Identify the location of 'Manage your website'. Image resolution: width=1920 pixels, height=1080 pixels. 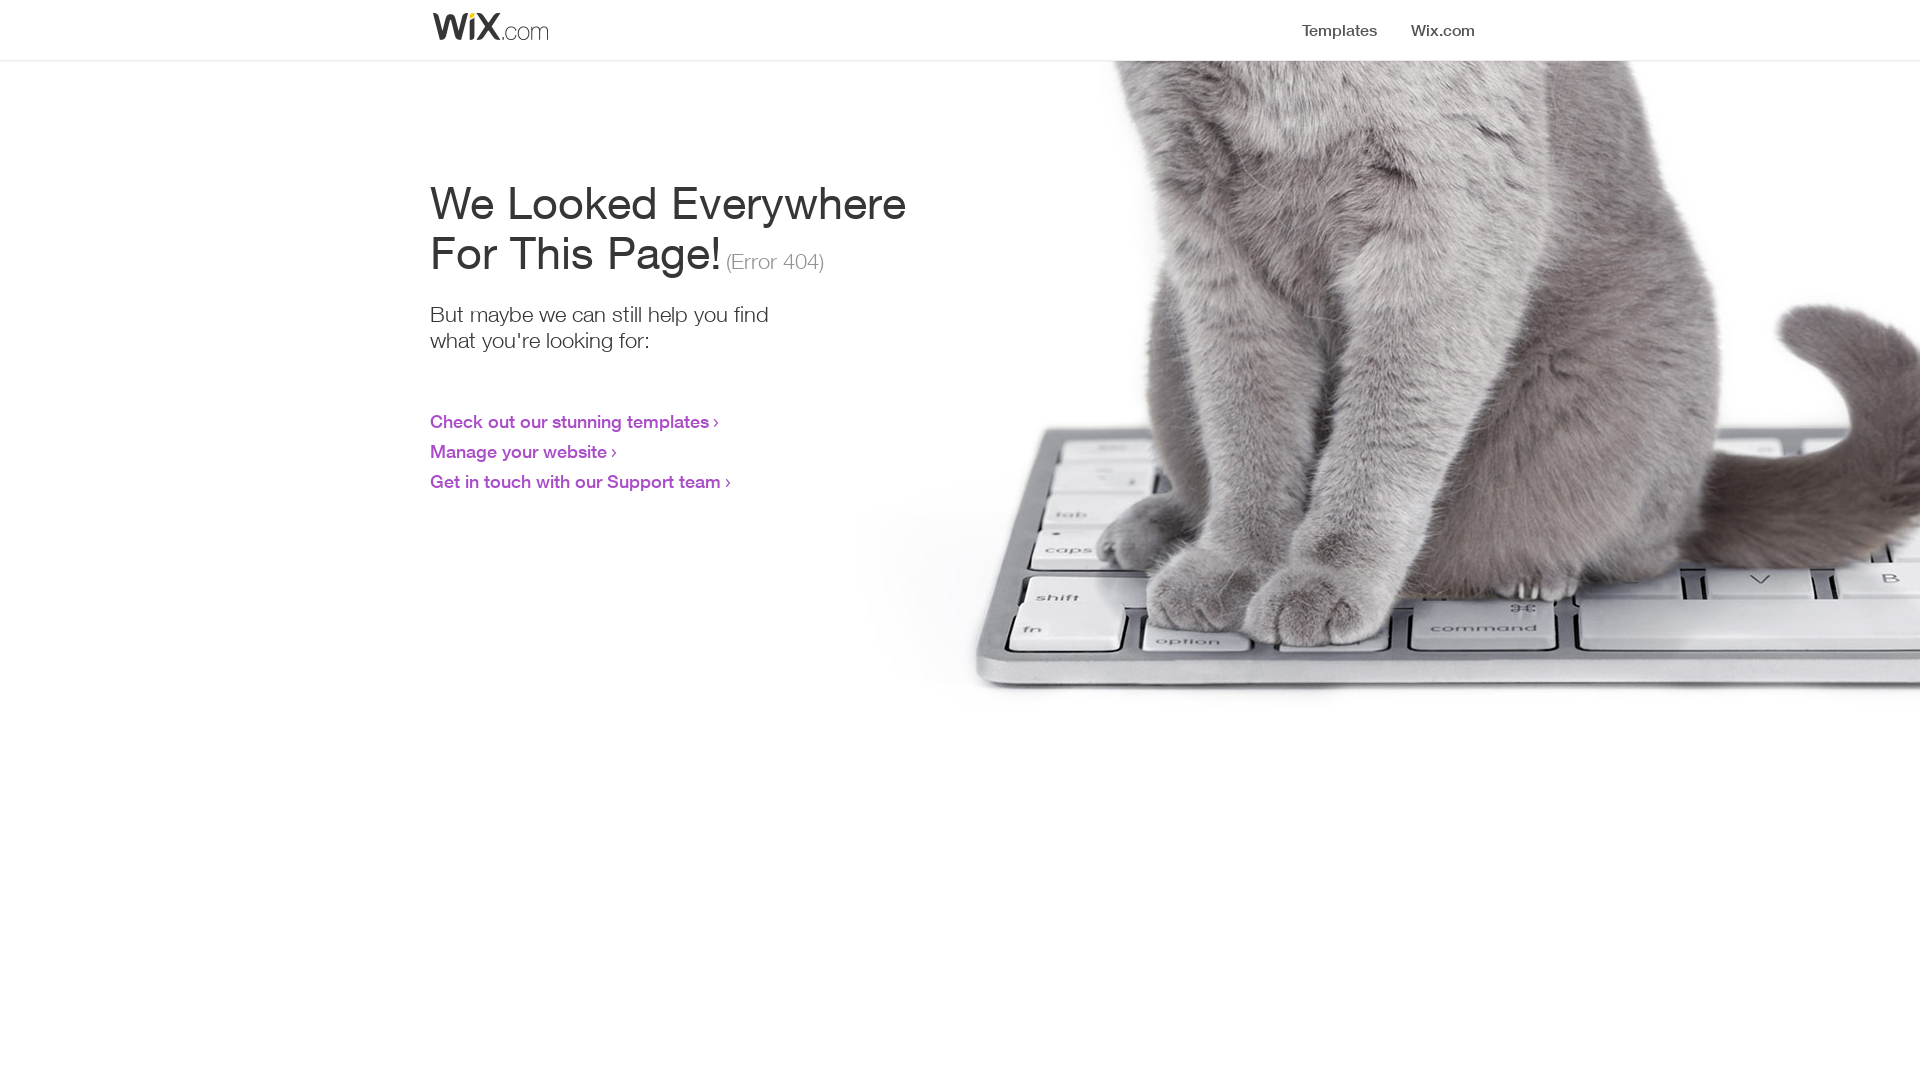
(518, 451).